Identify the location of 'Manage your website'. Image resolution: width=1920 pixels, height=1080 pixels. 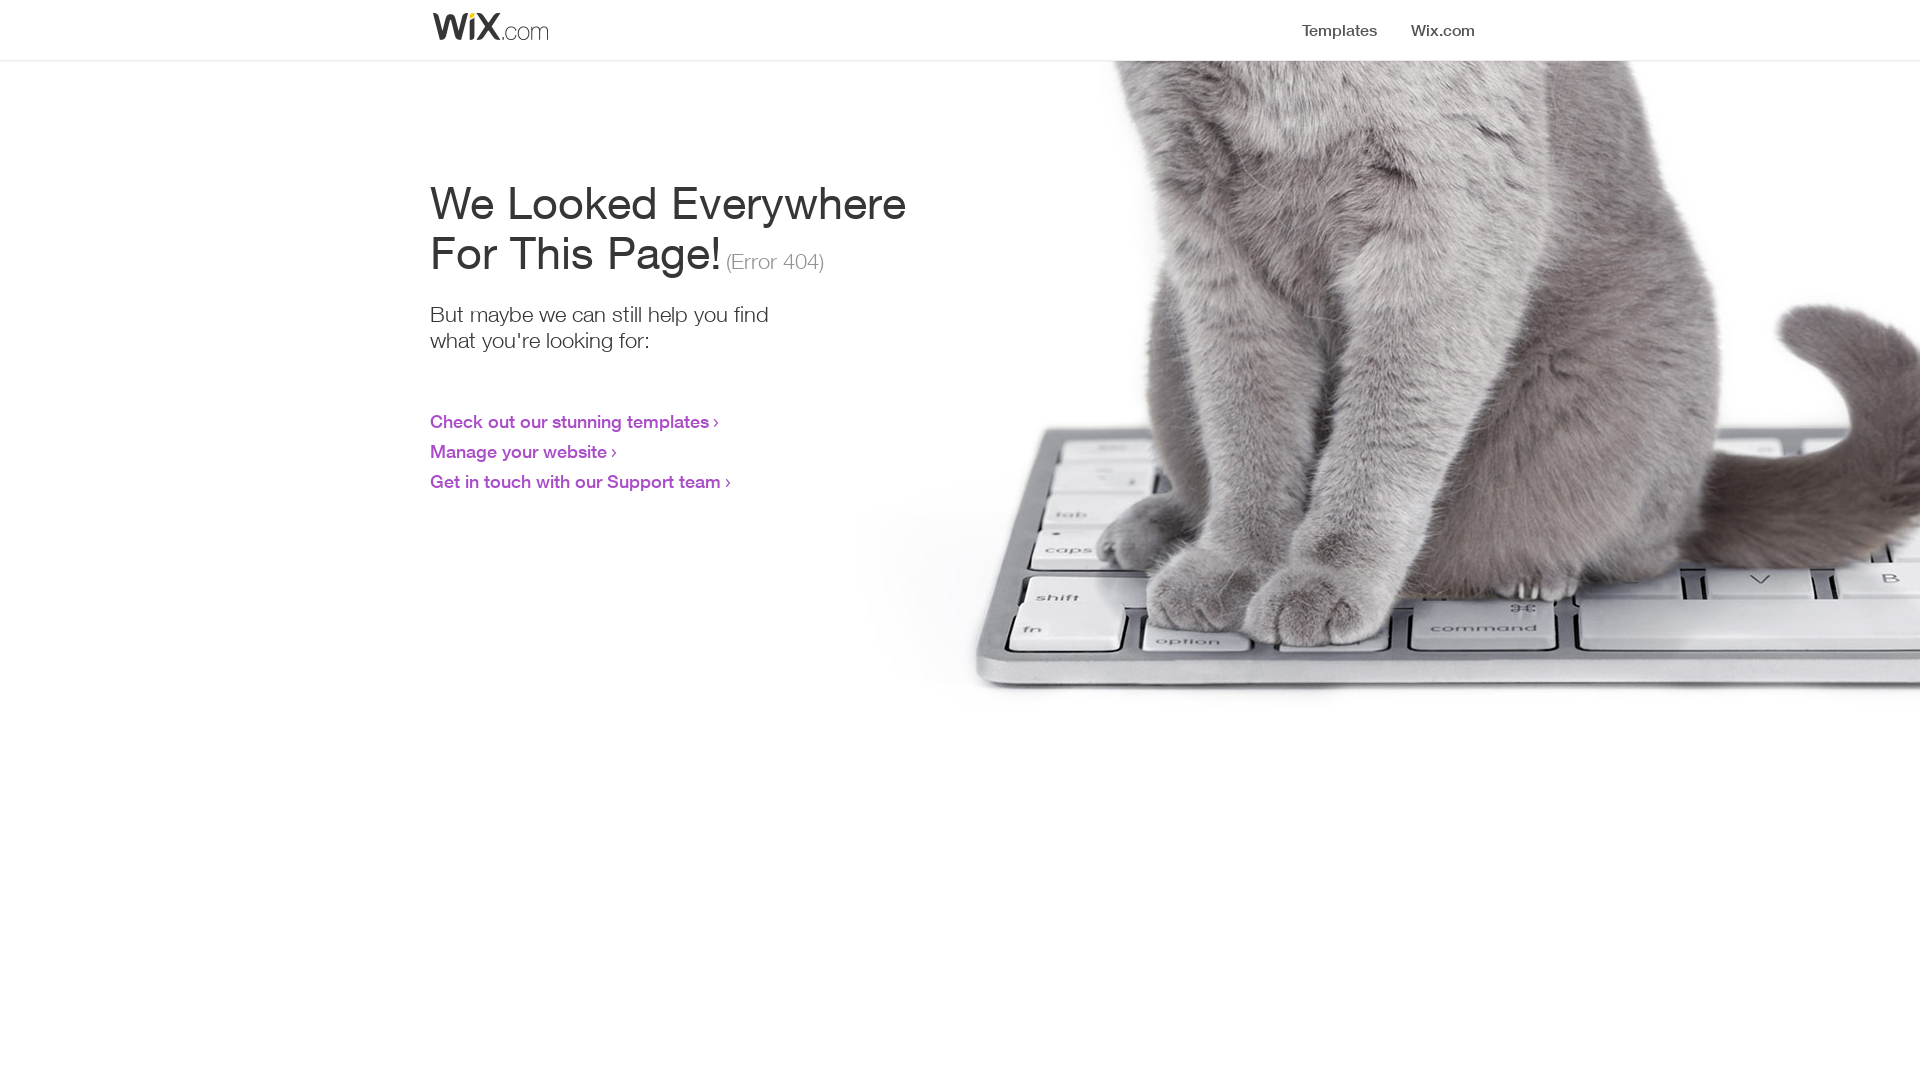
(518, 451).